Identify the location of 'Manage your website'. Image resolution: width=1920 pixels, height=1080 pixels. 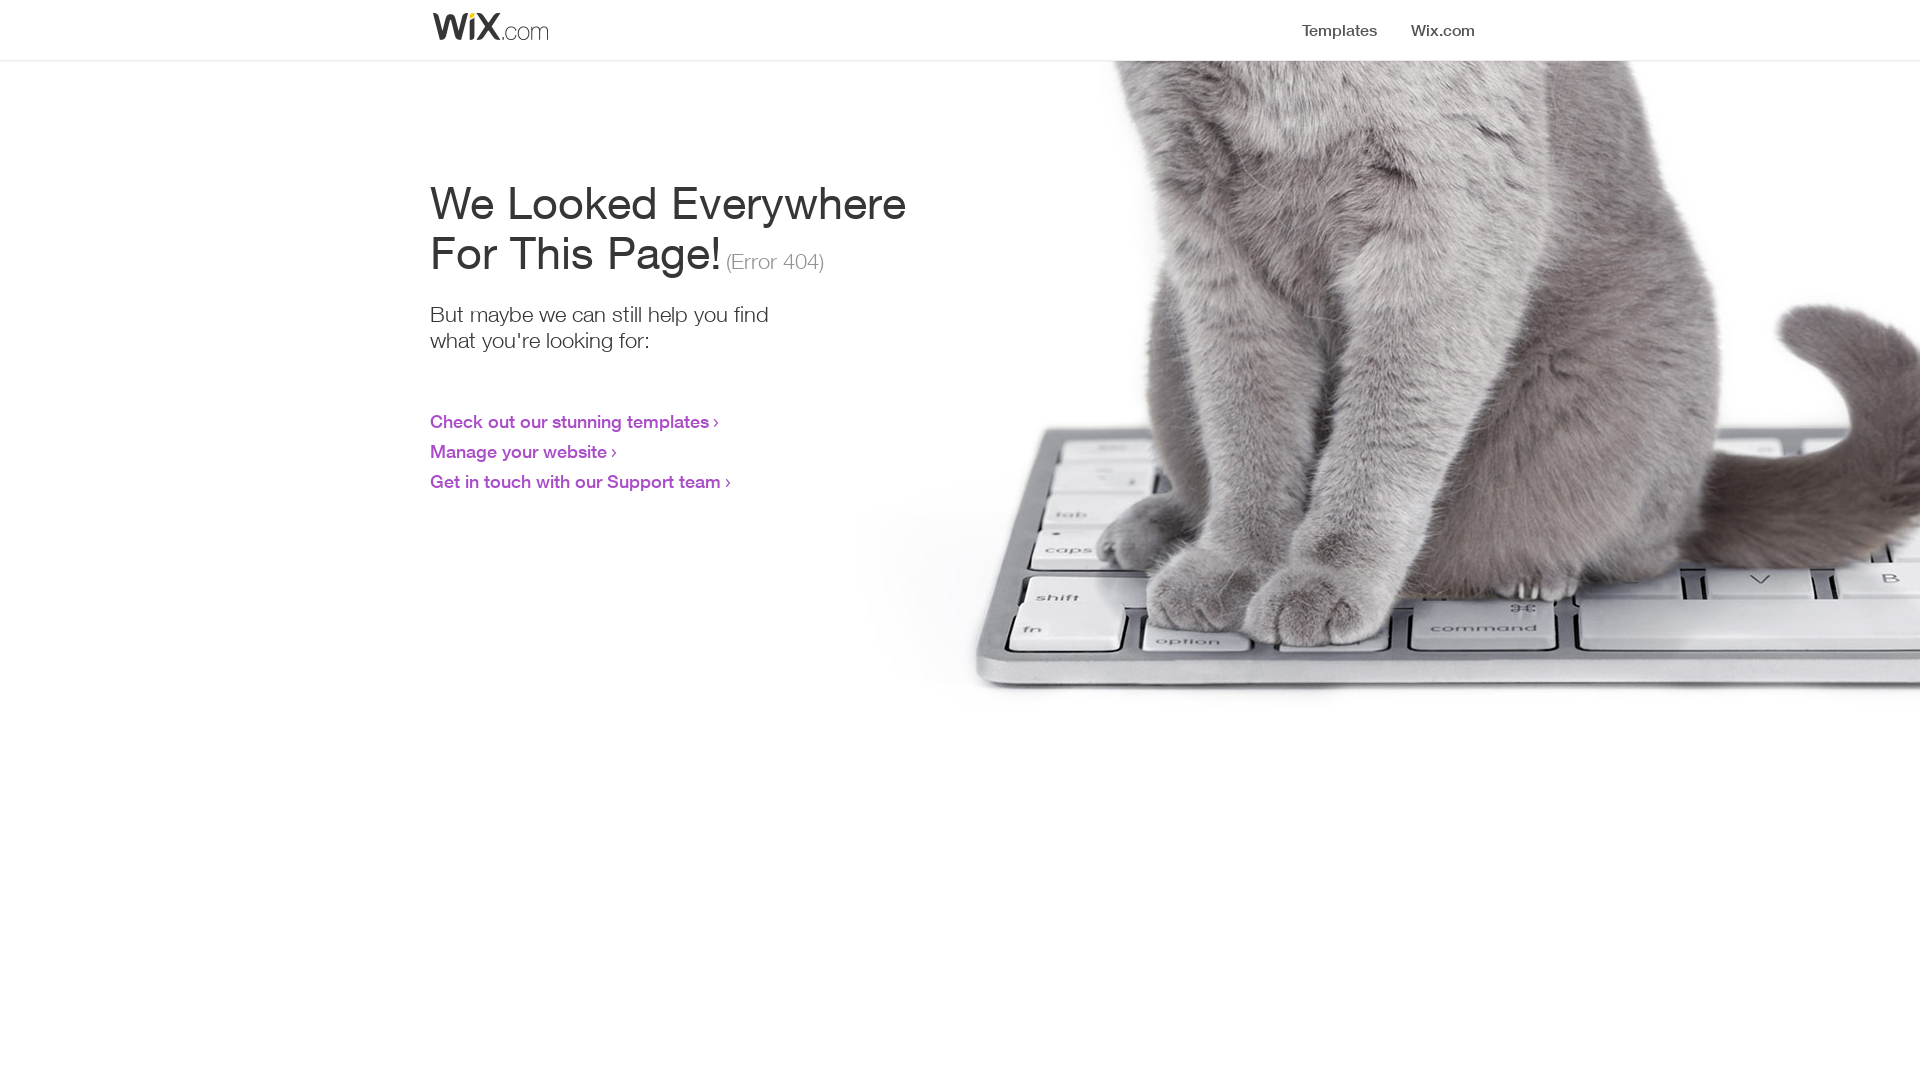
(518, 451).